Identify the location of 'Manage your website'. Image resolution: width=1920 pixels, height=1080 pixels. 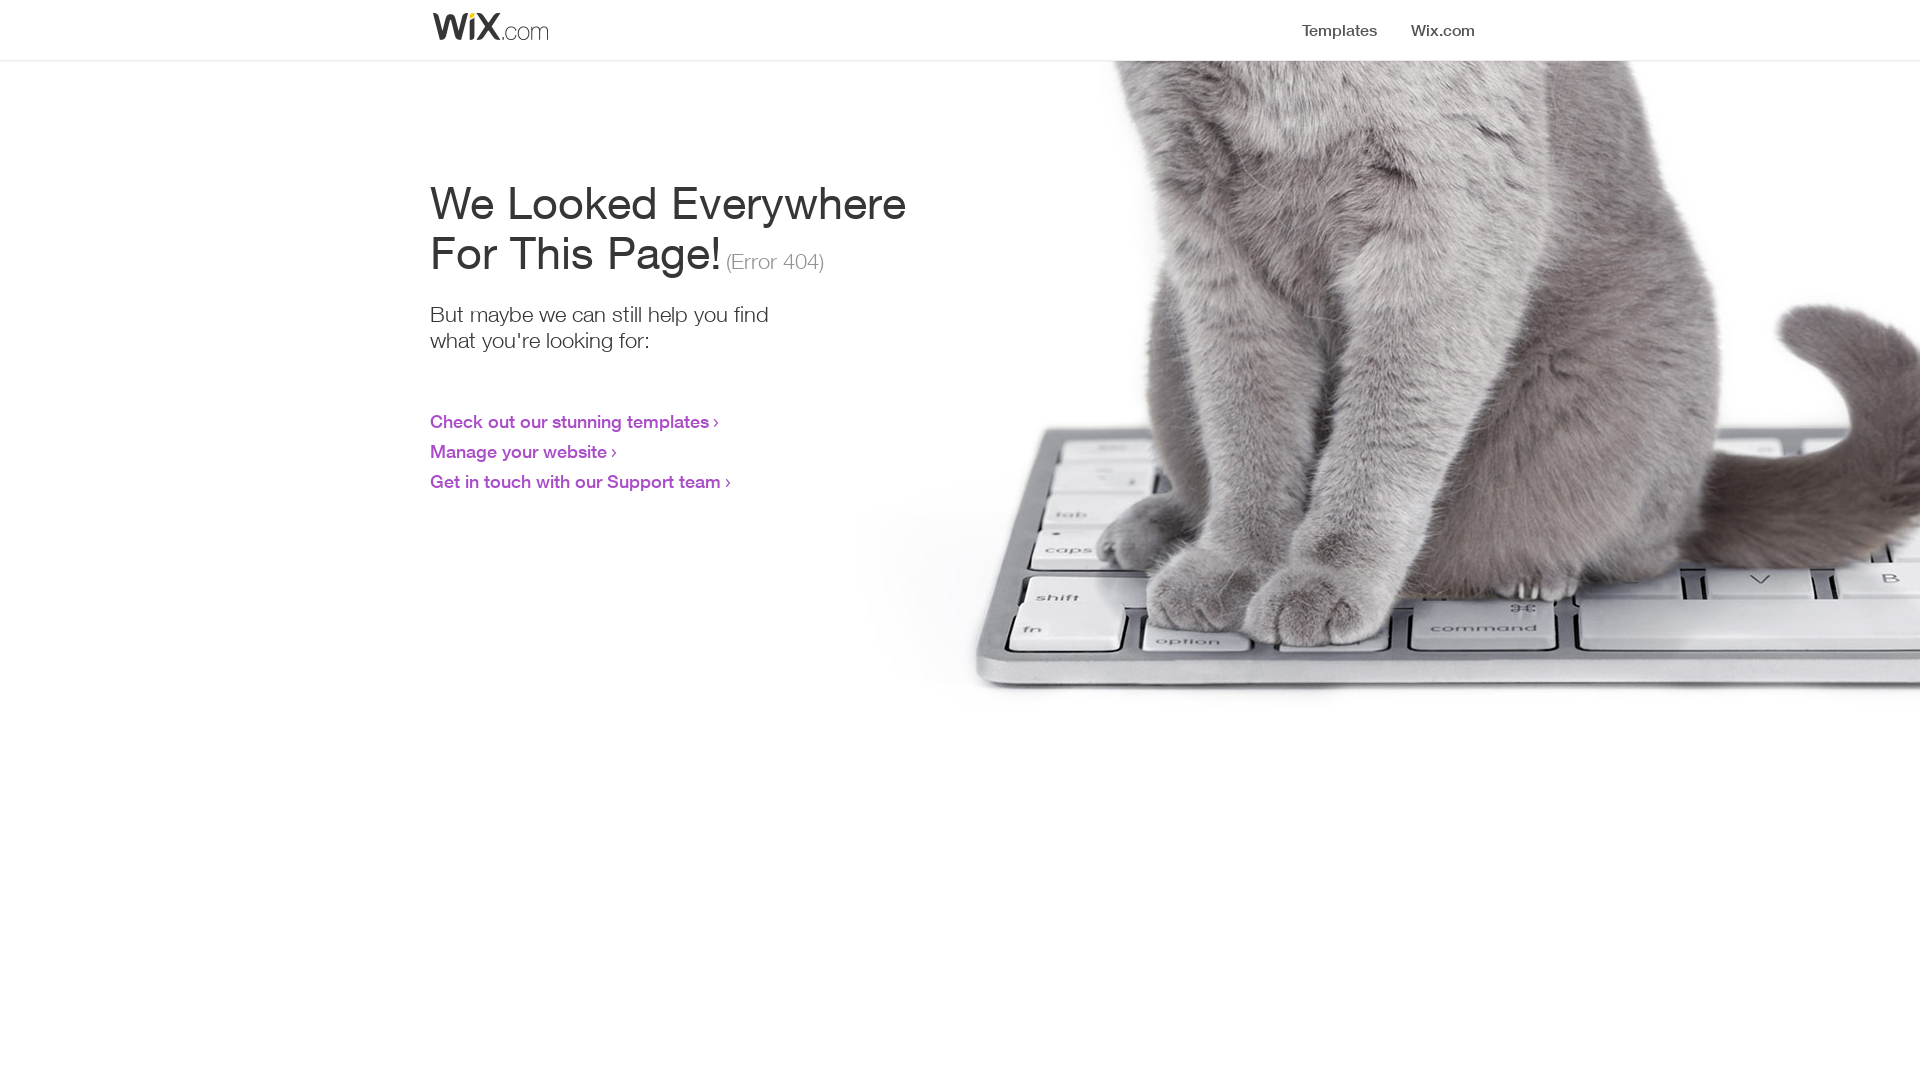
(518, 451).